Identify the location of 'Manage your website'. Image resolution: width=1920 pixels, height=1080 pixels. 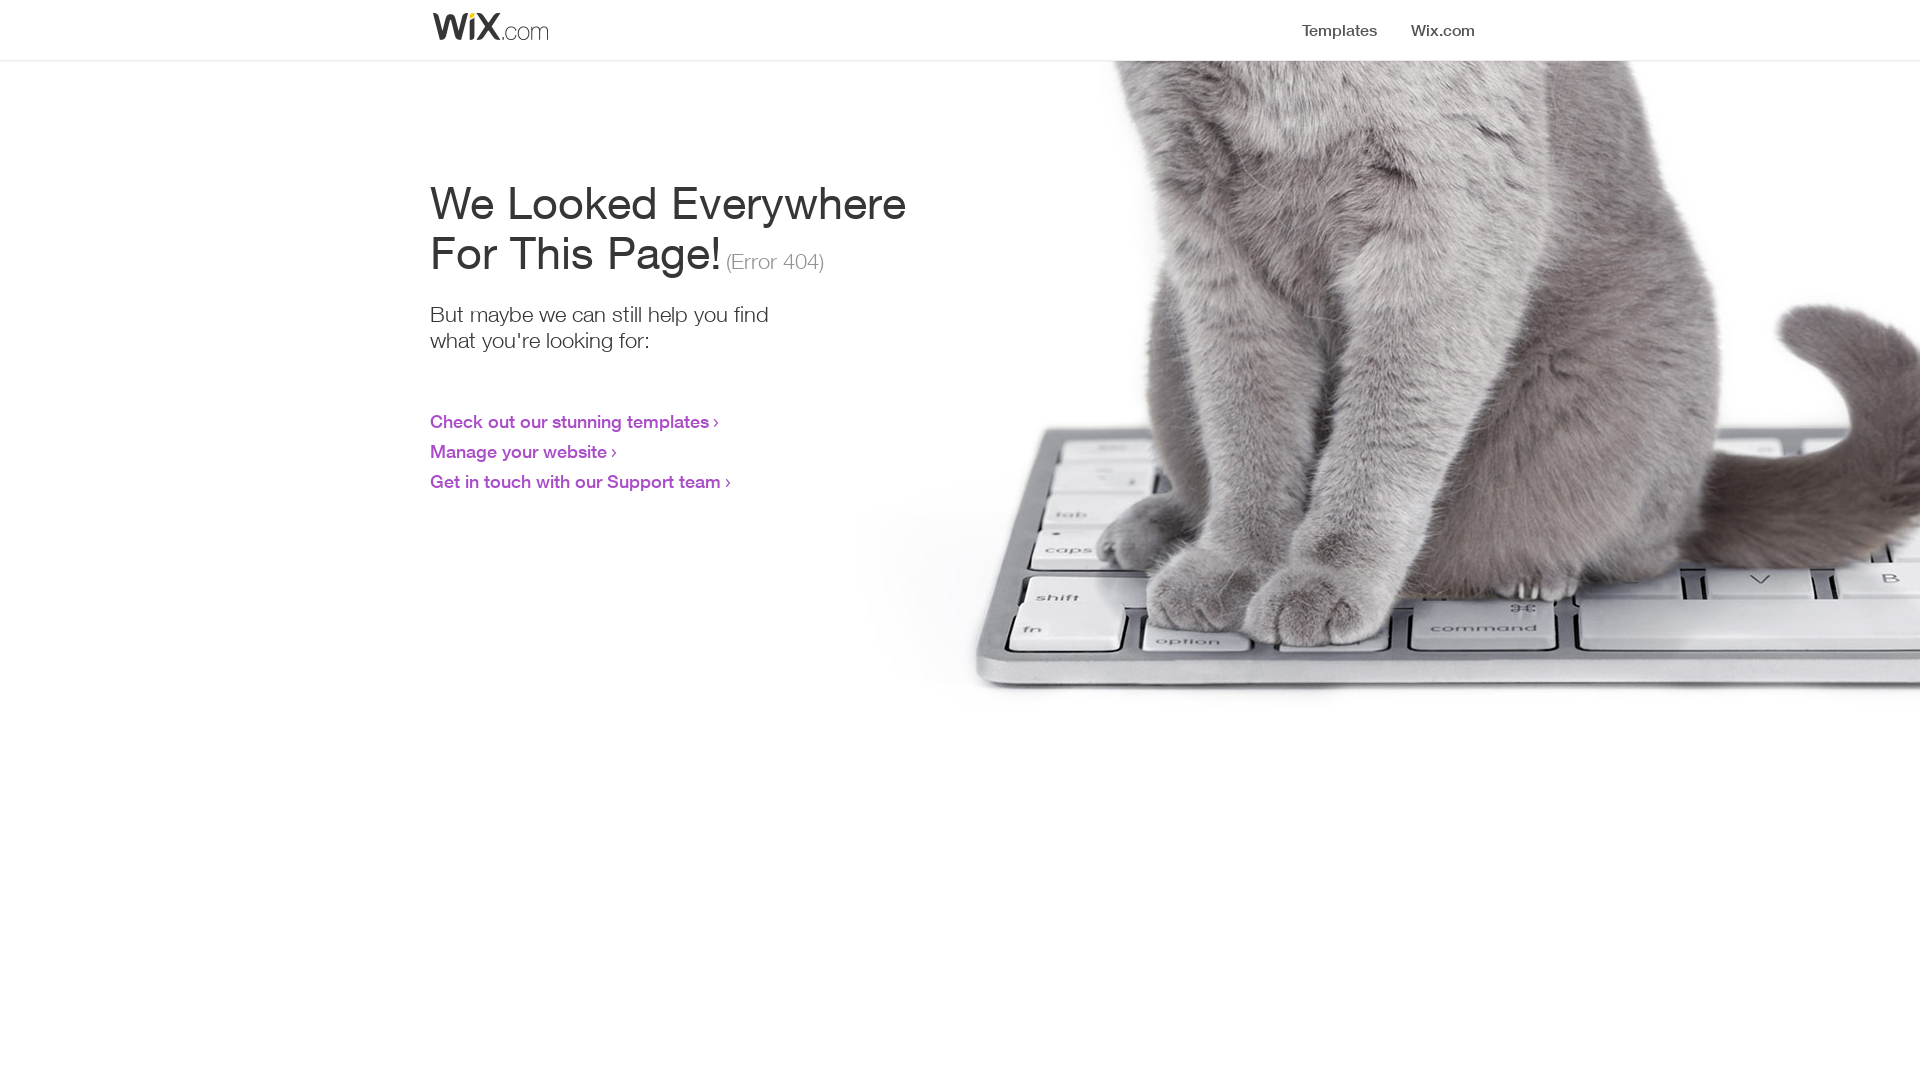
(518, 451).